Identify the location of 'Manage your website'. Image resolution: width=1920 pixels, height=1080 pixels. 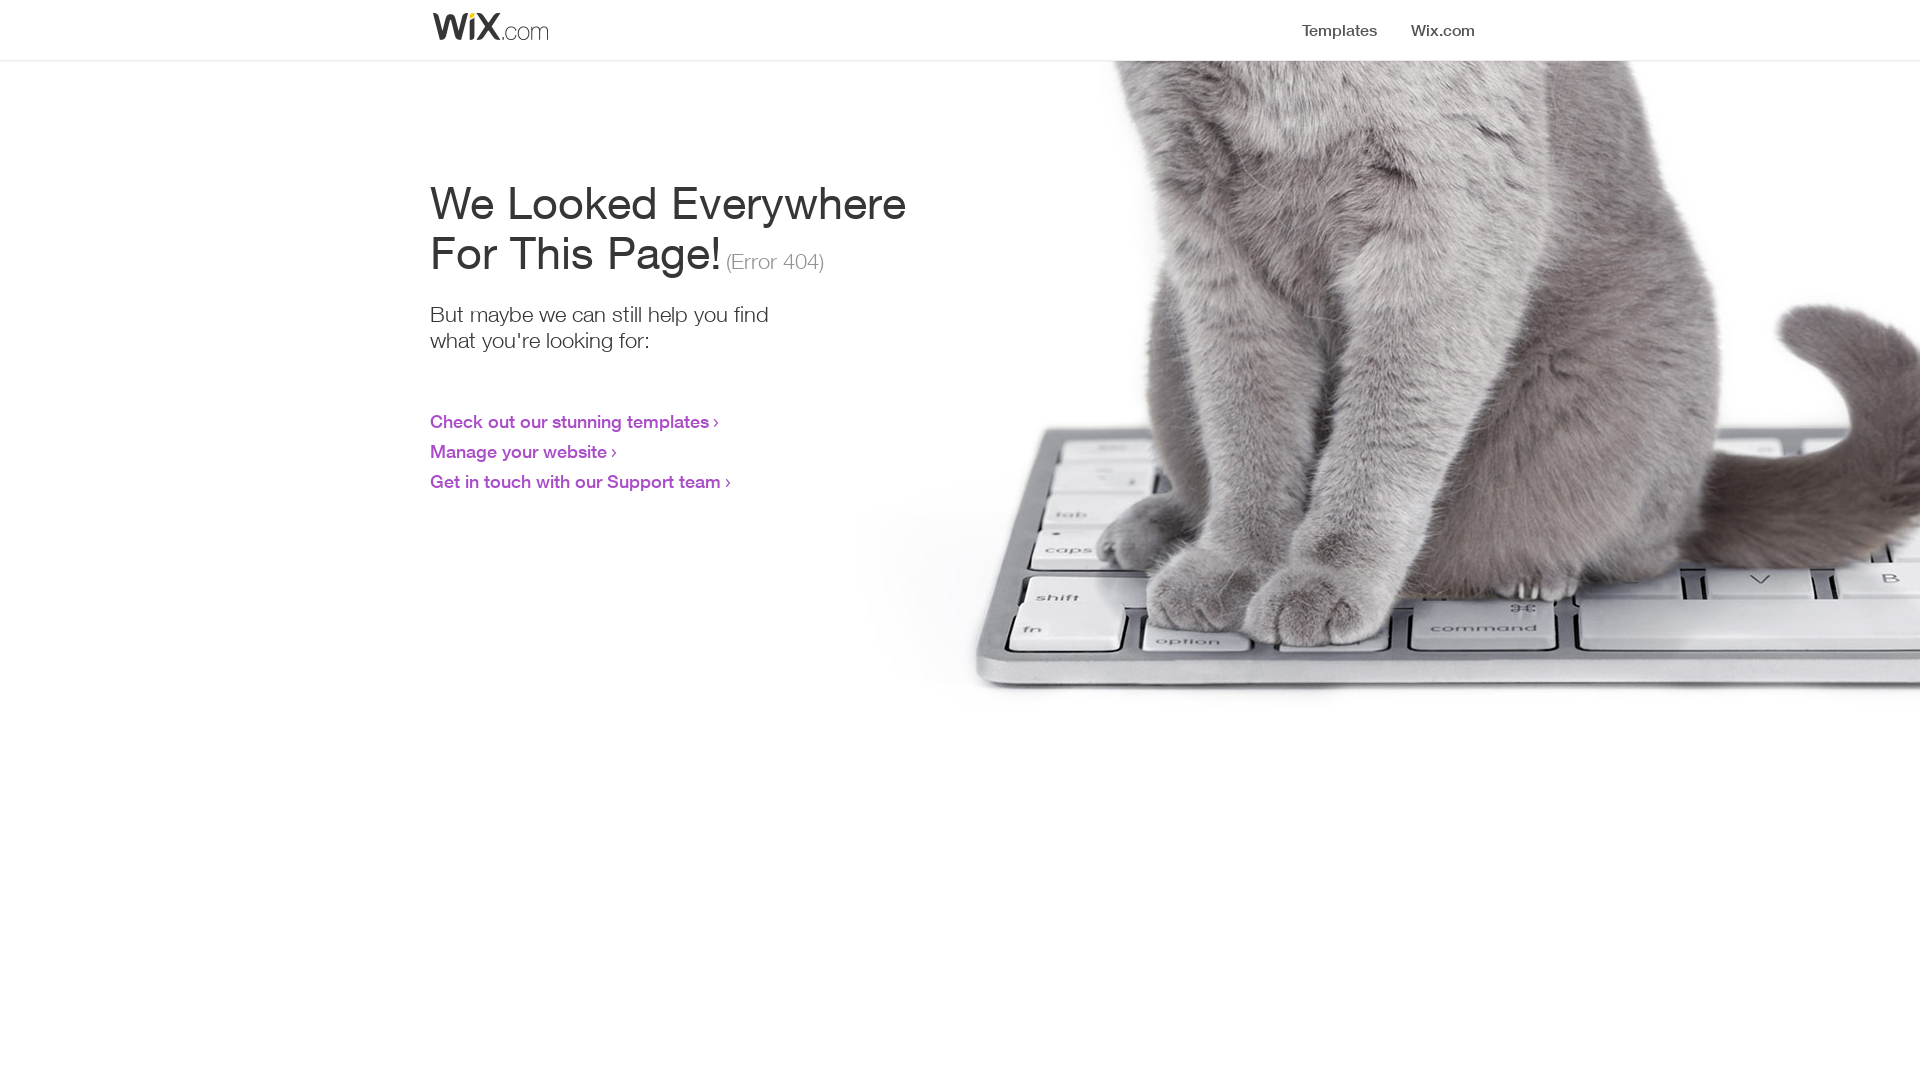
(518, 451).